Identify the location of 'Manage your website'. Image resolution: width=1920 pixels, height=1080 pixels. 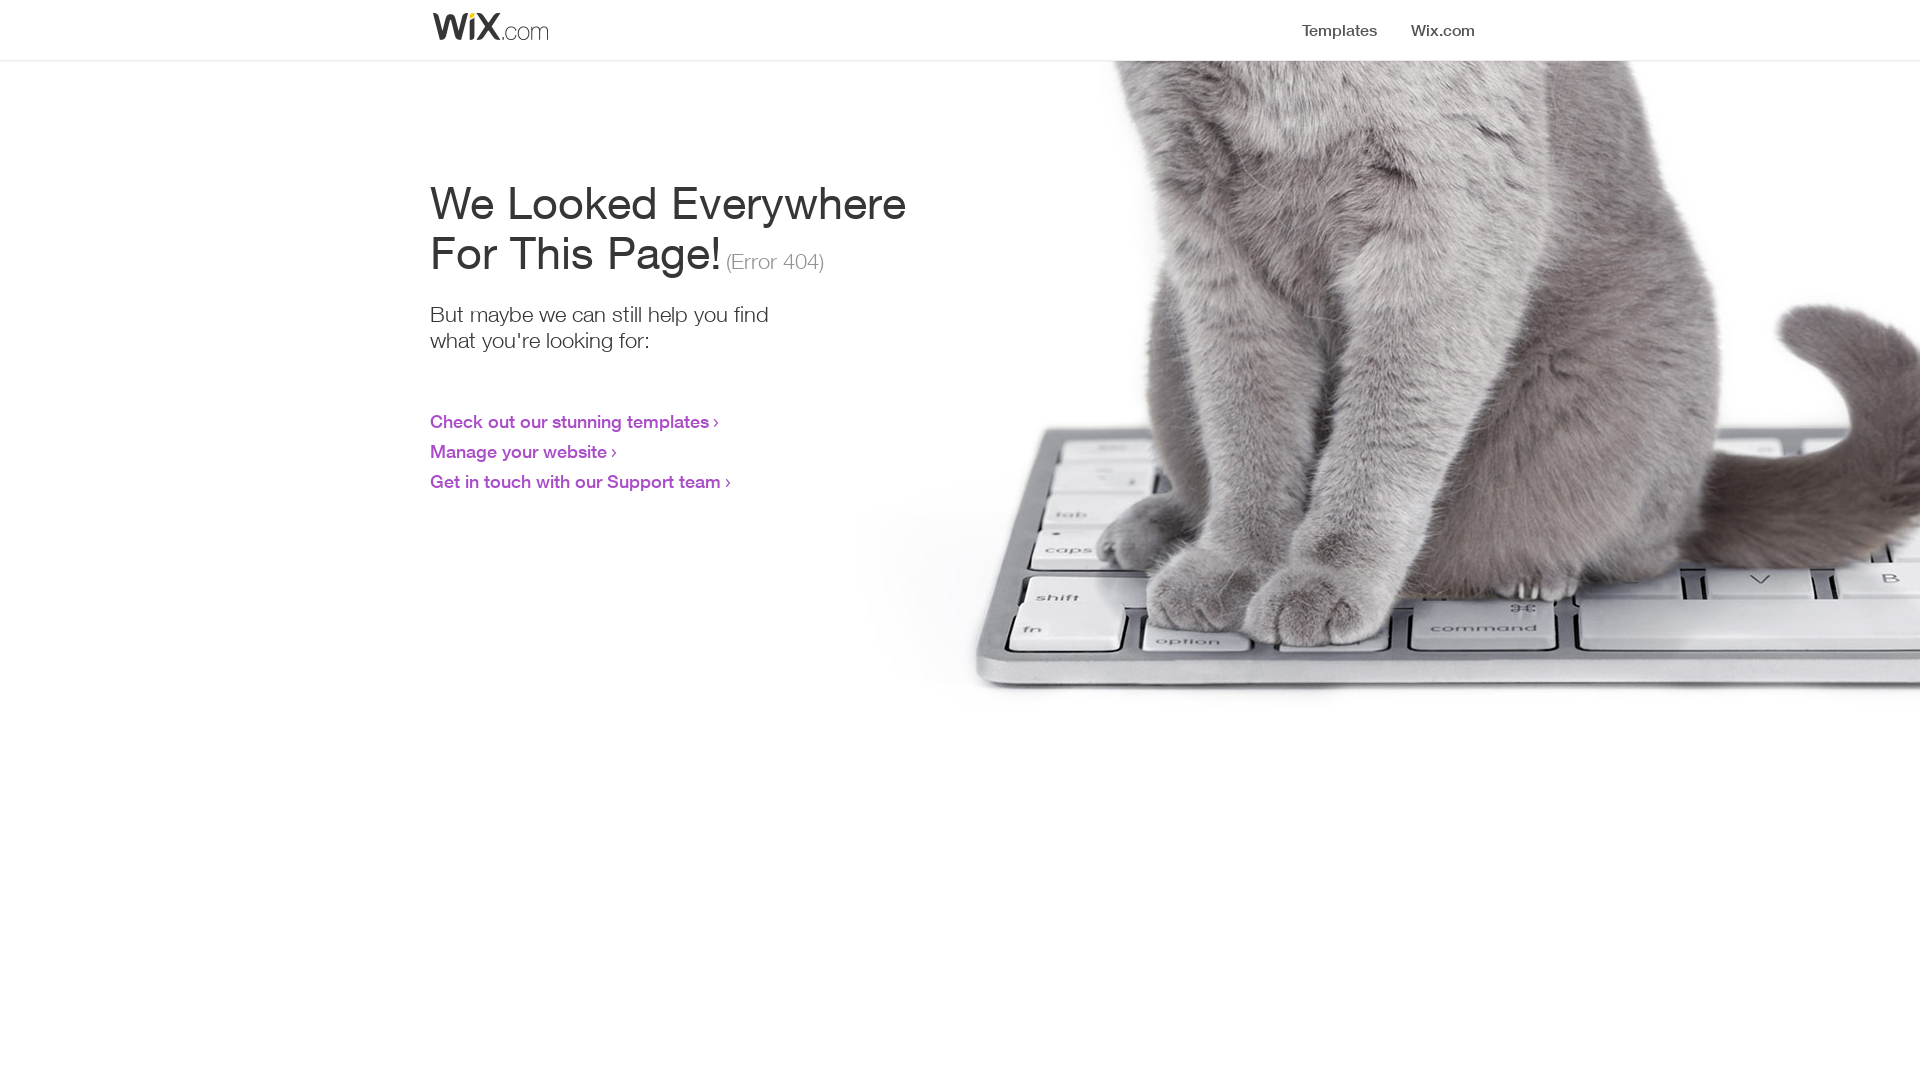
(518, 451).